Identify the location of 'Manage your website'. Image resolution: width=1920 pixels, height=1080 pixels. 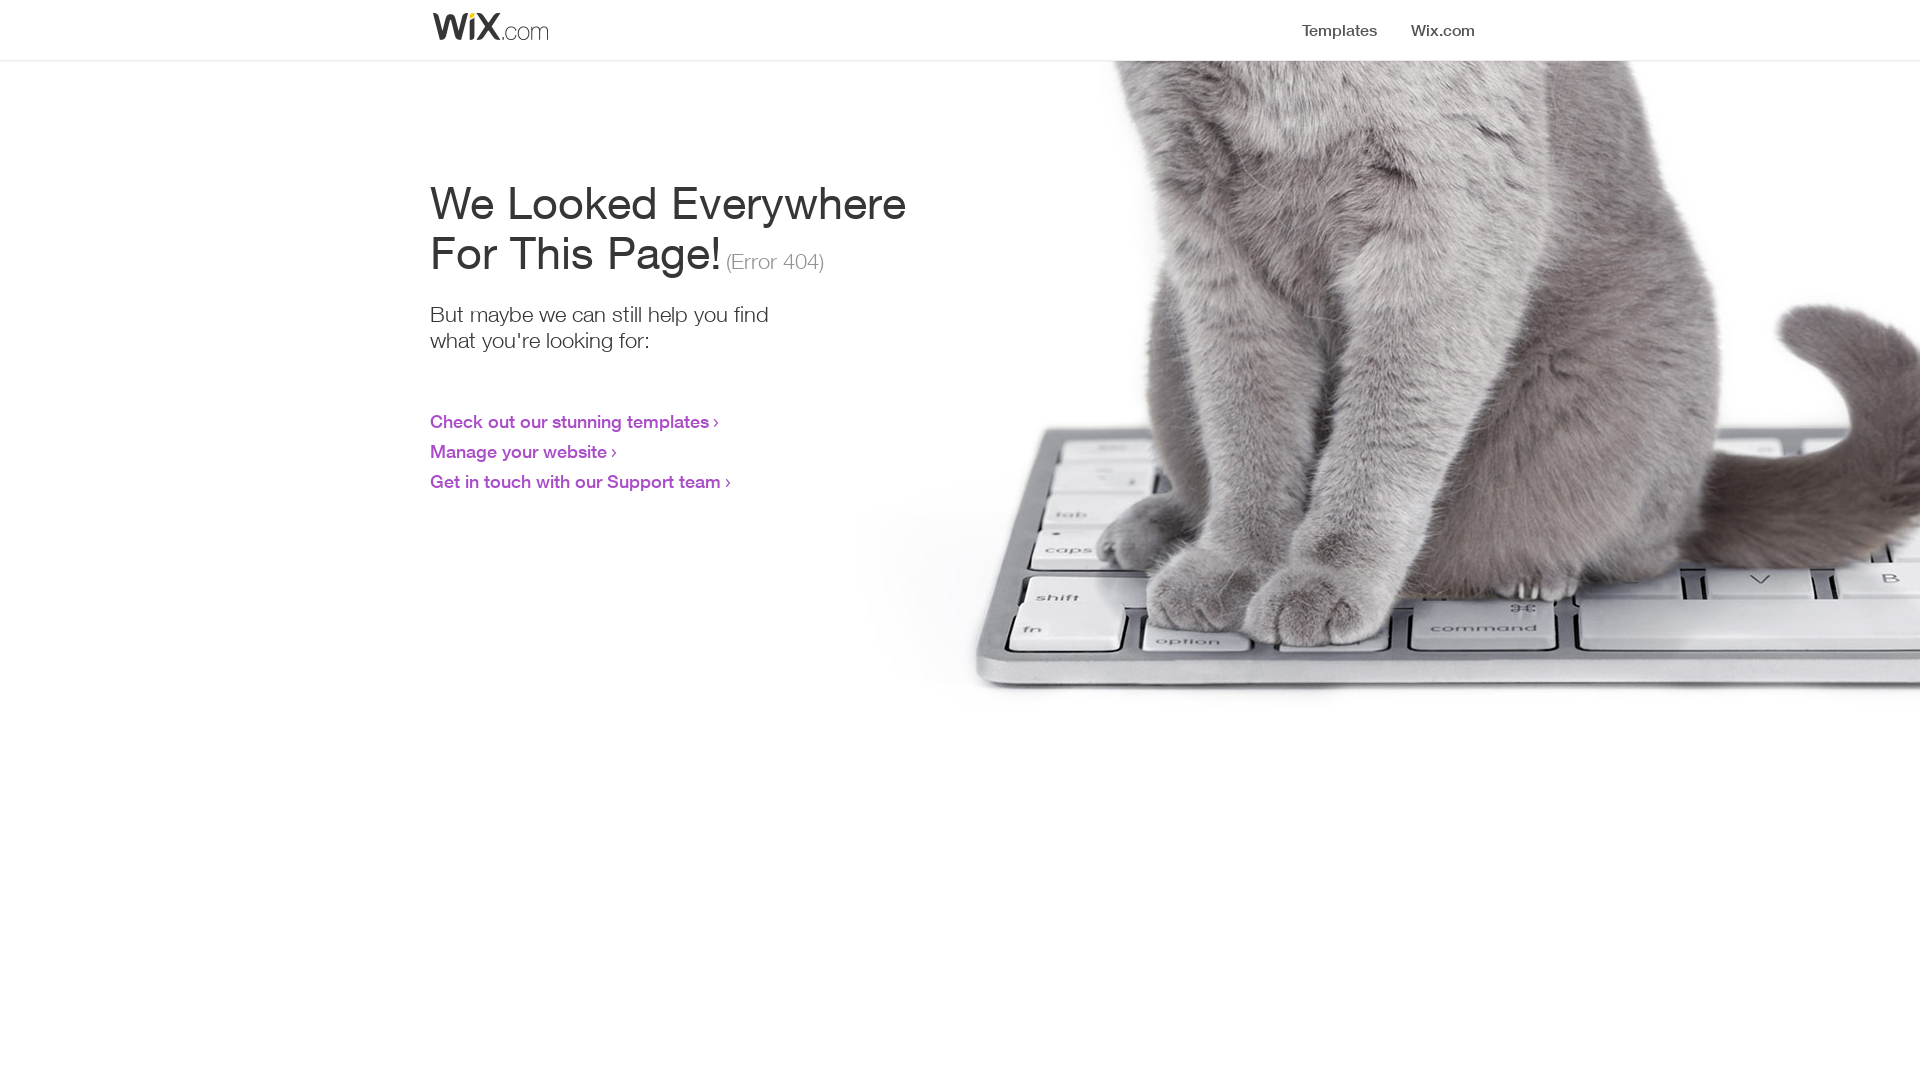
(518, 451).